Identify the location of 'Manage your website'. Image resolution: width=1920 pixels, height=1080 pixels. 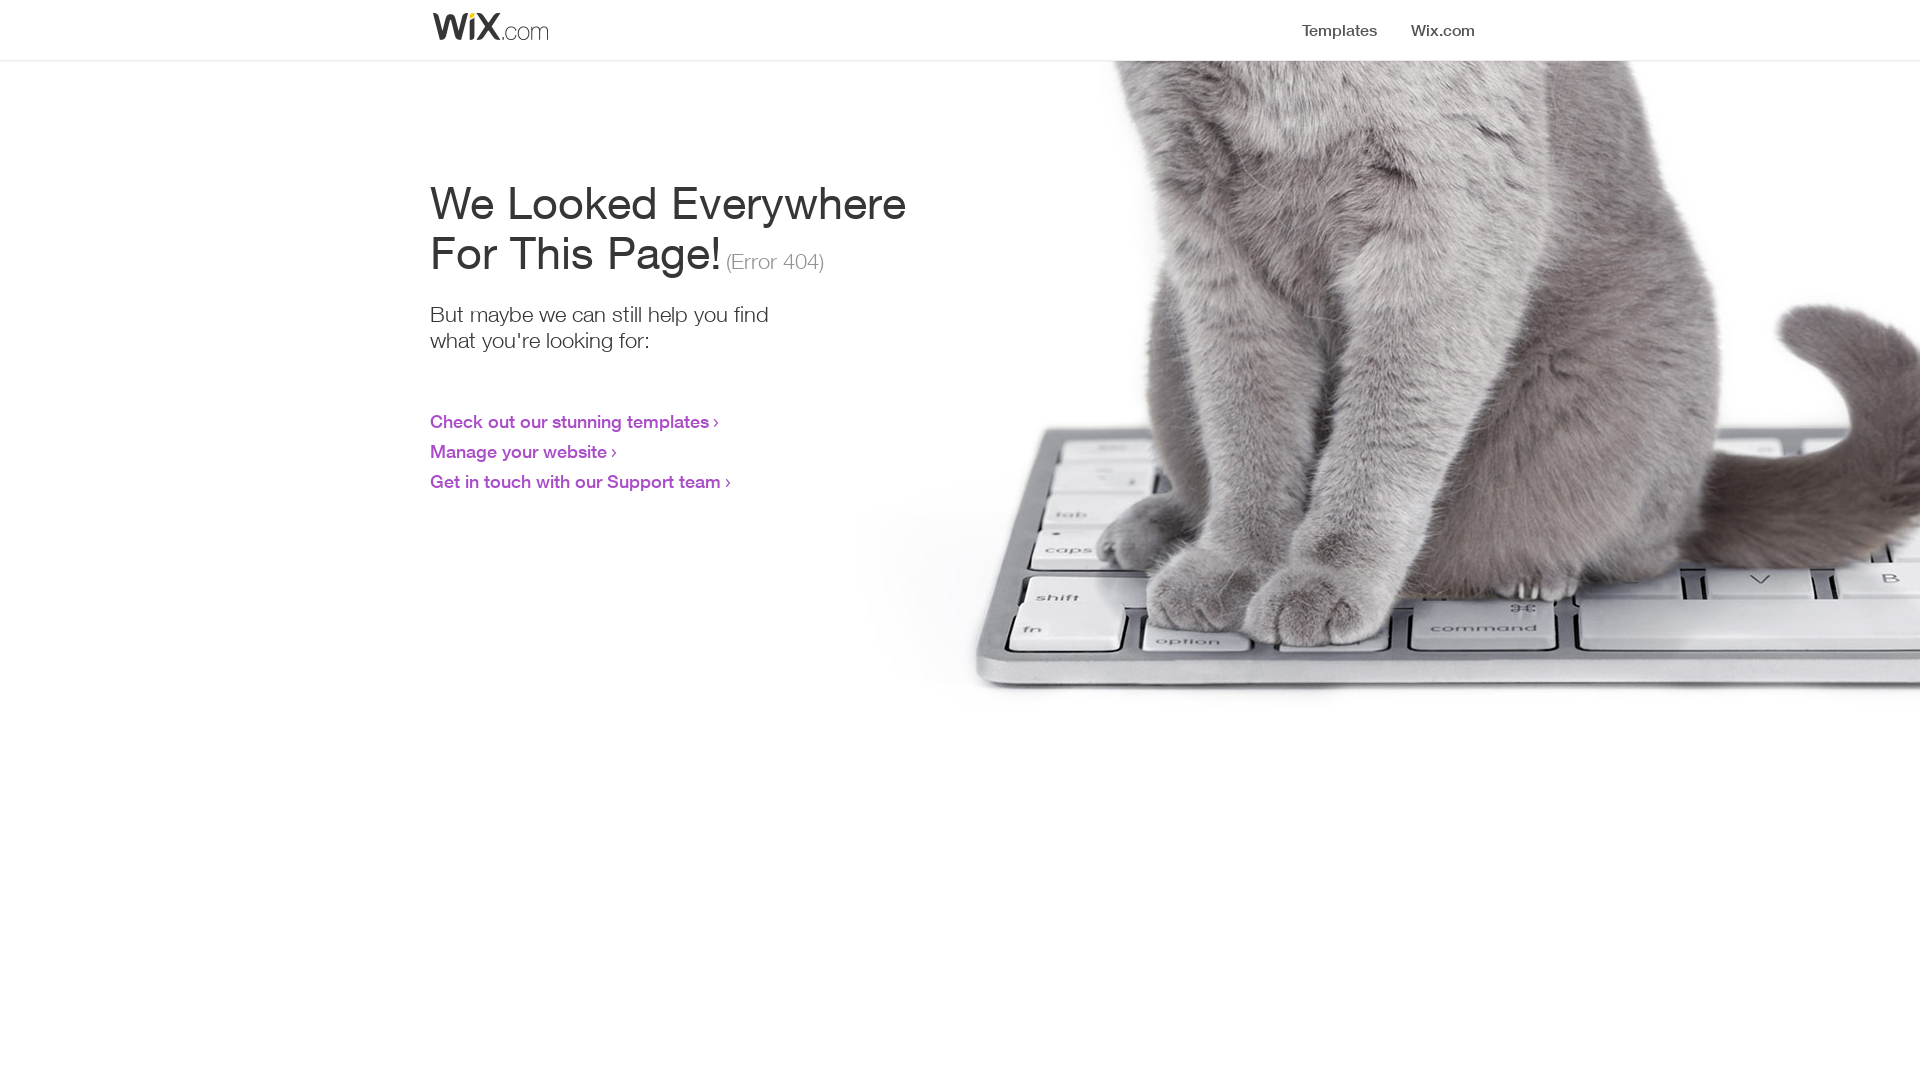
(518, 451).